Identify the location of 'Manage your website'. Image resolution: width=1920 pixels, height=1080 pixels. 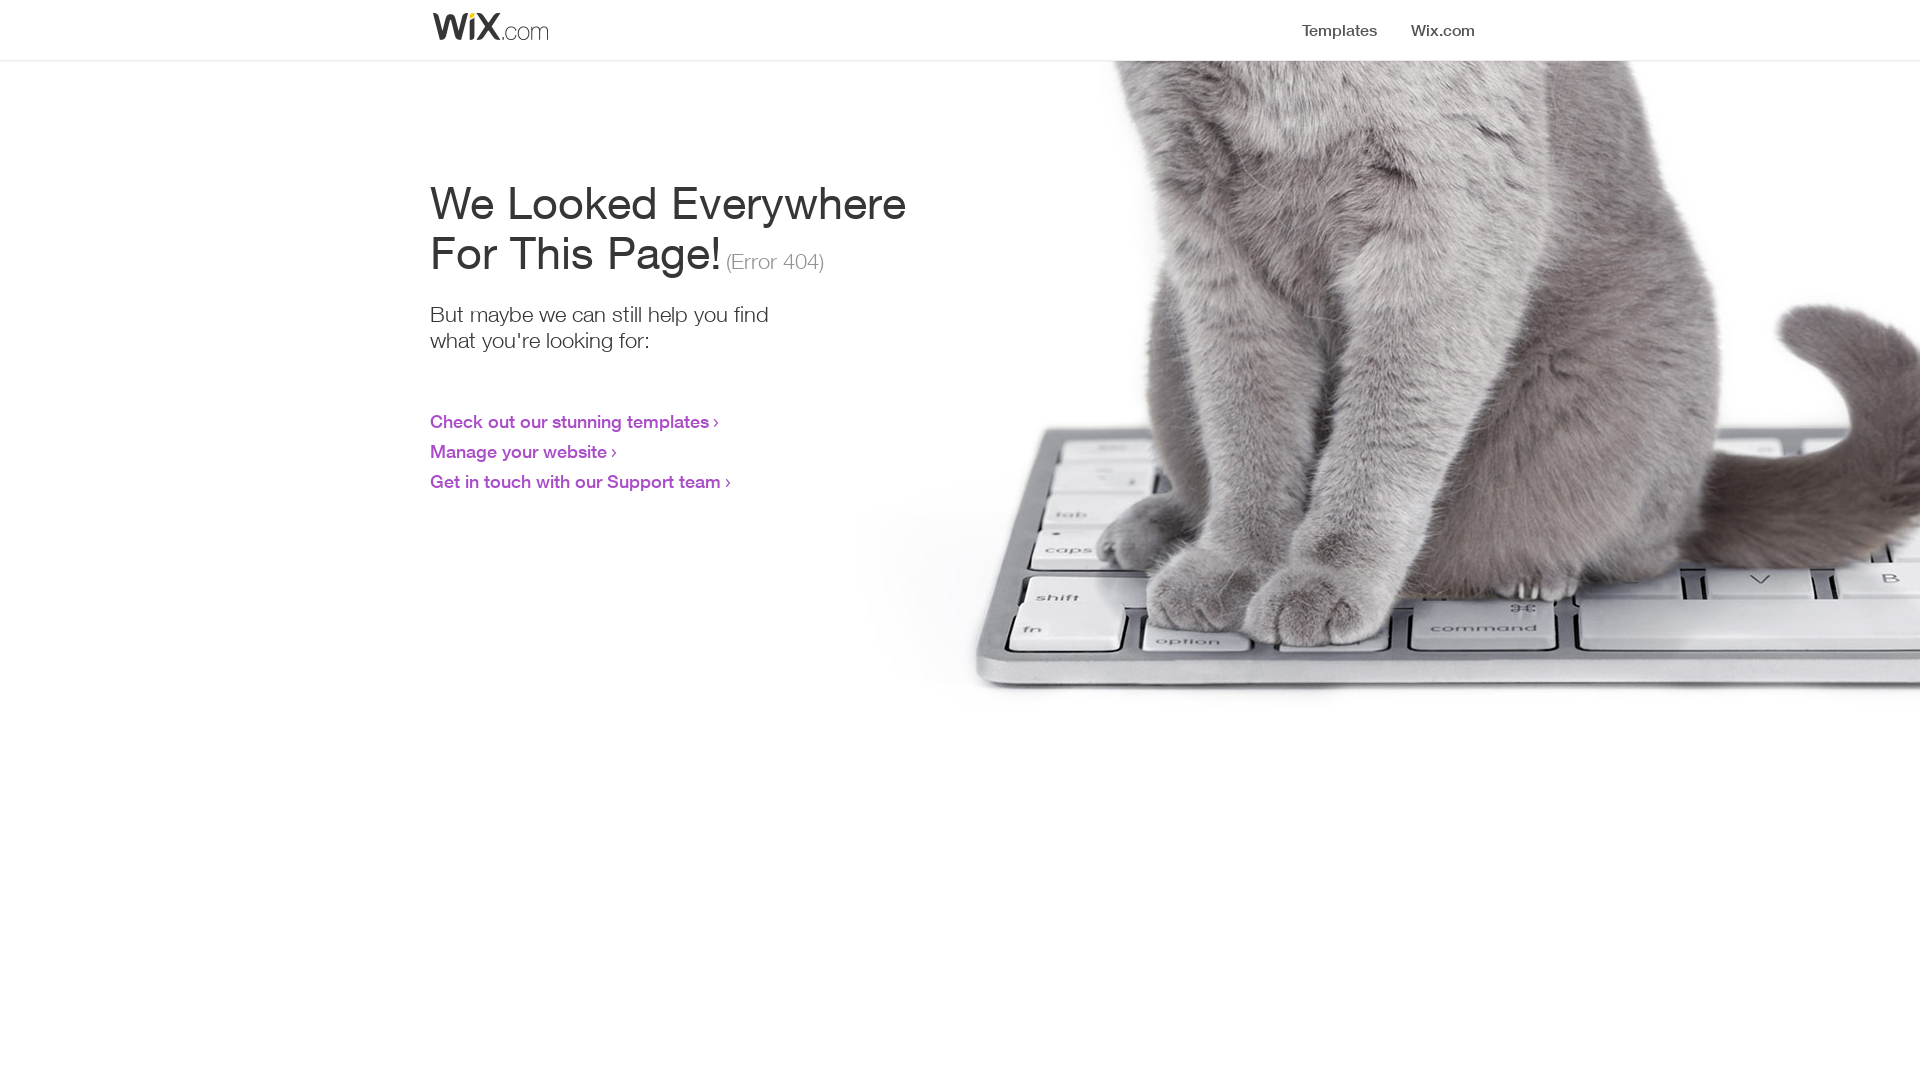
(518, 451).